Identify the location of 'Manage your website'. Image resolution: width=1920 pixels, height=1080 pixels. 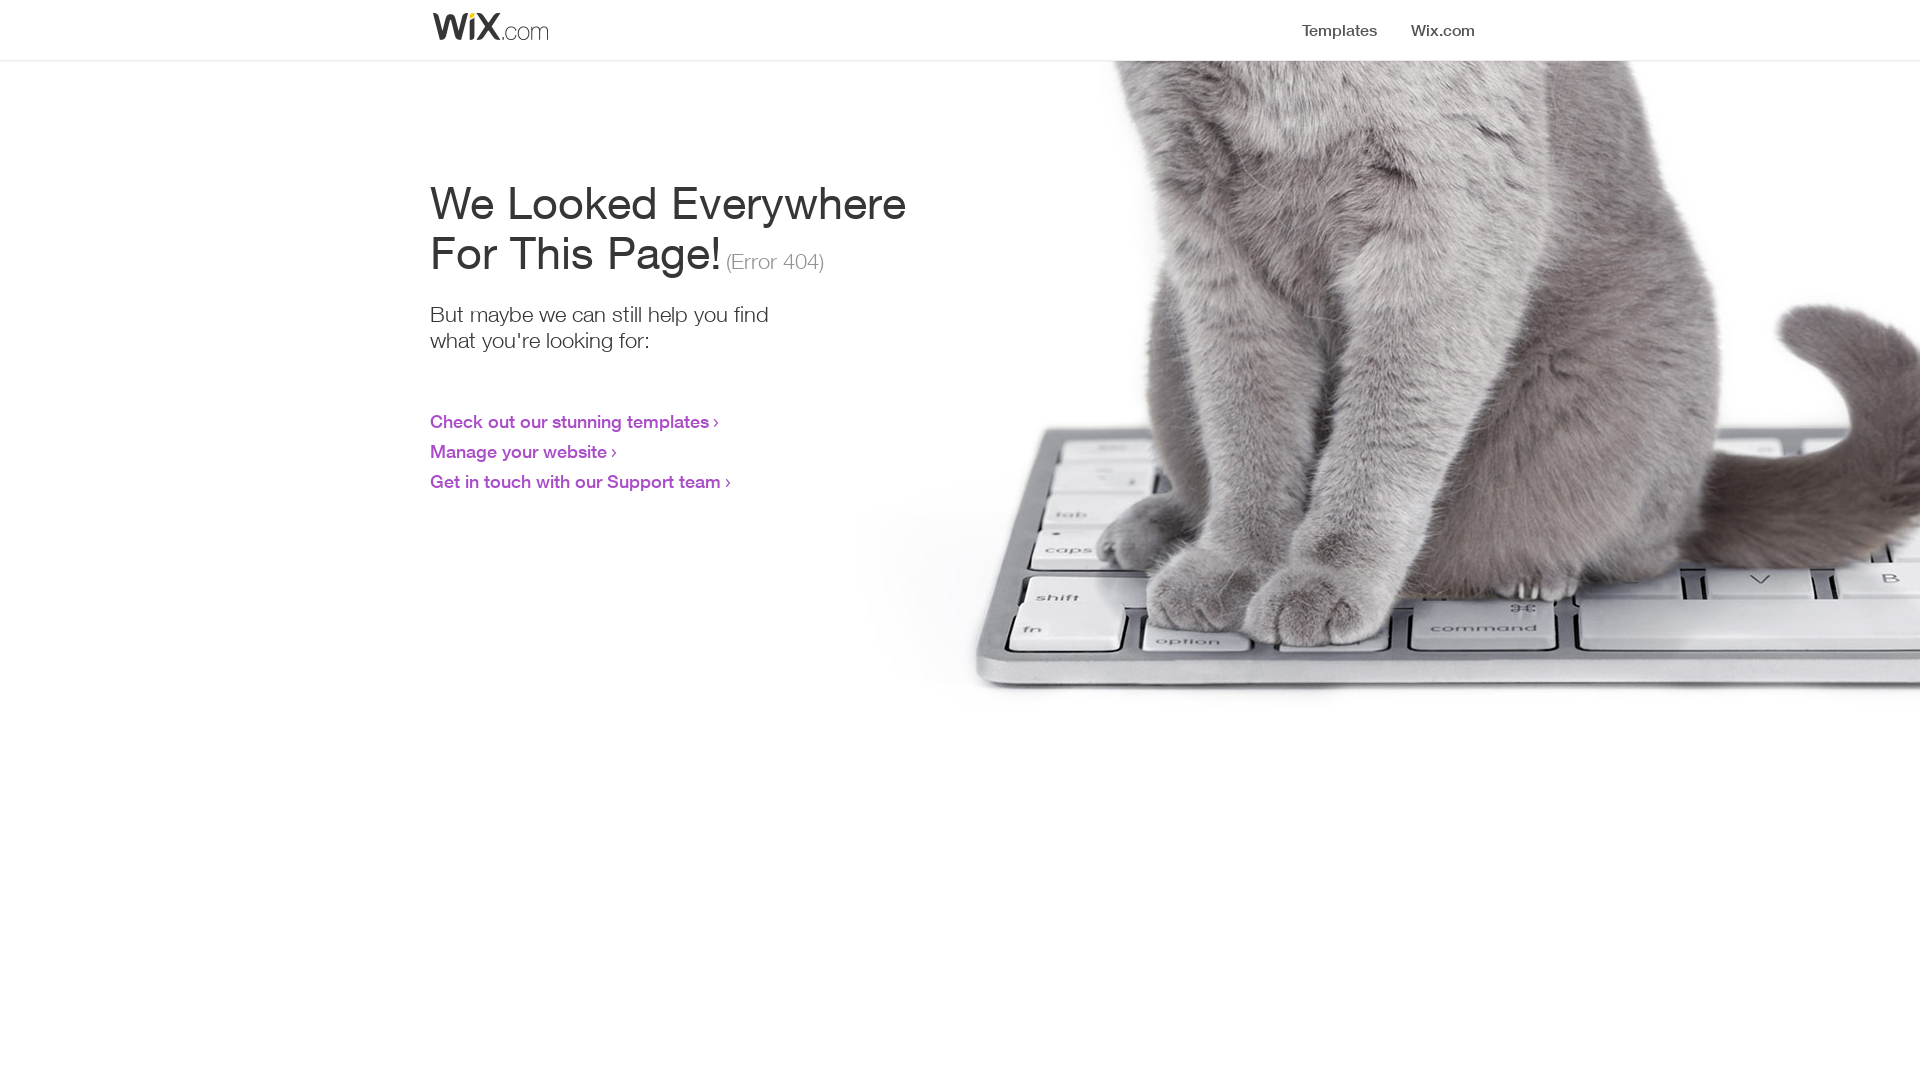
(518, 451).